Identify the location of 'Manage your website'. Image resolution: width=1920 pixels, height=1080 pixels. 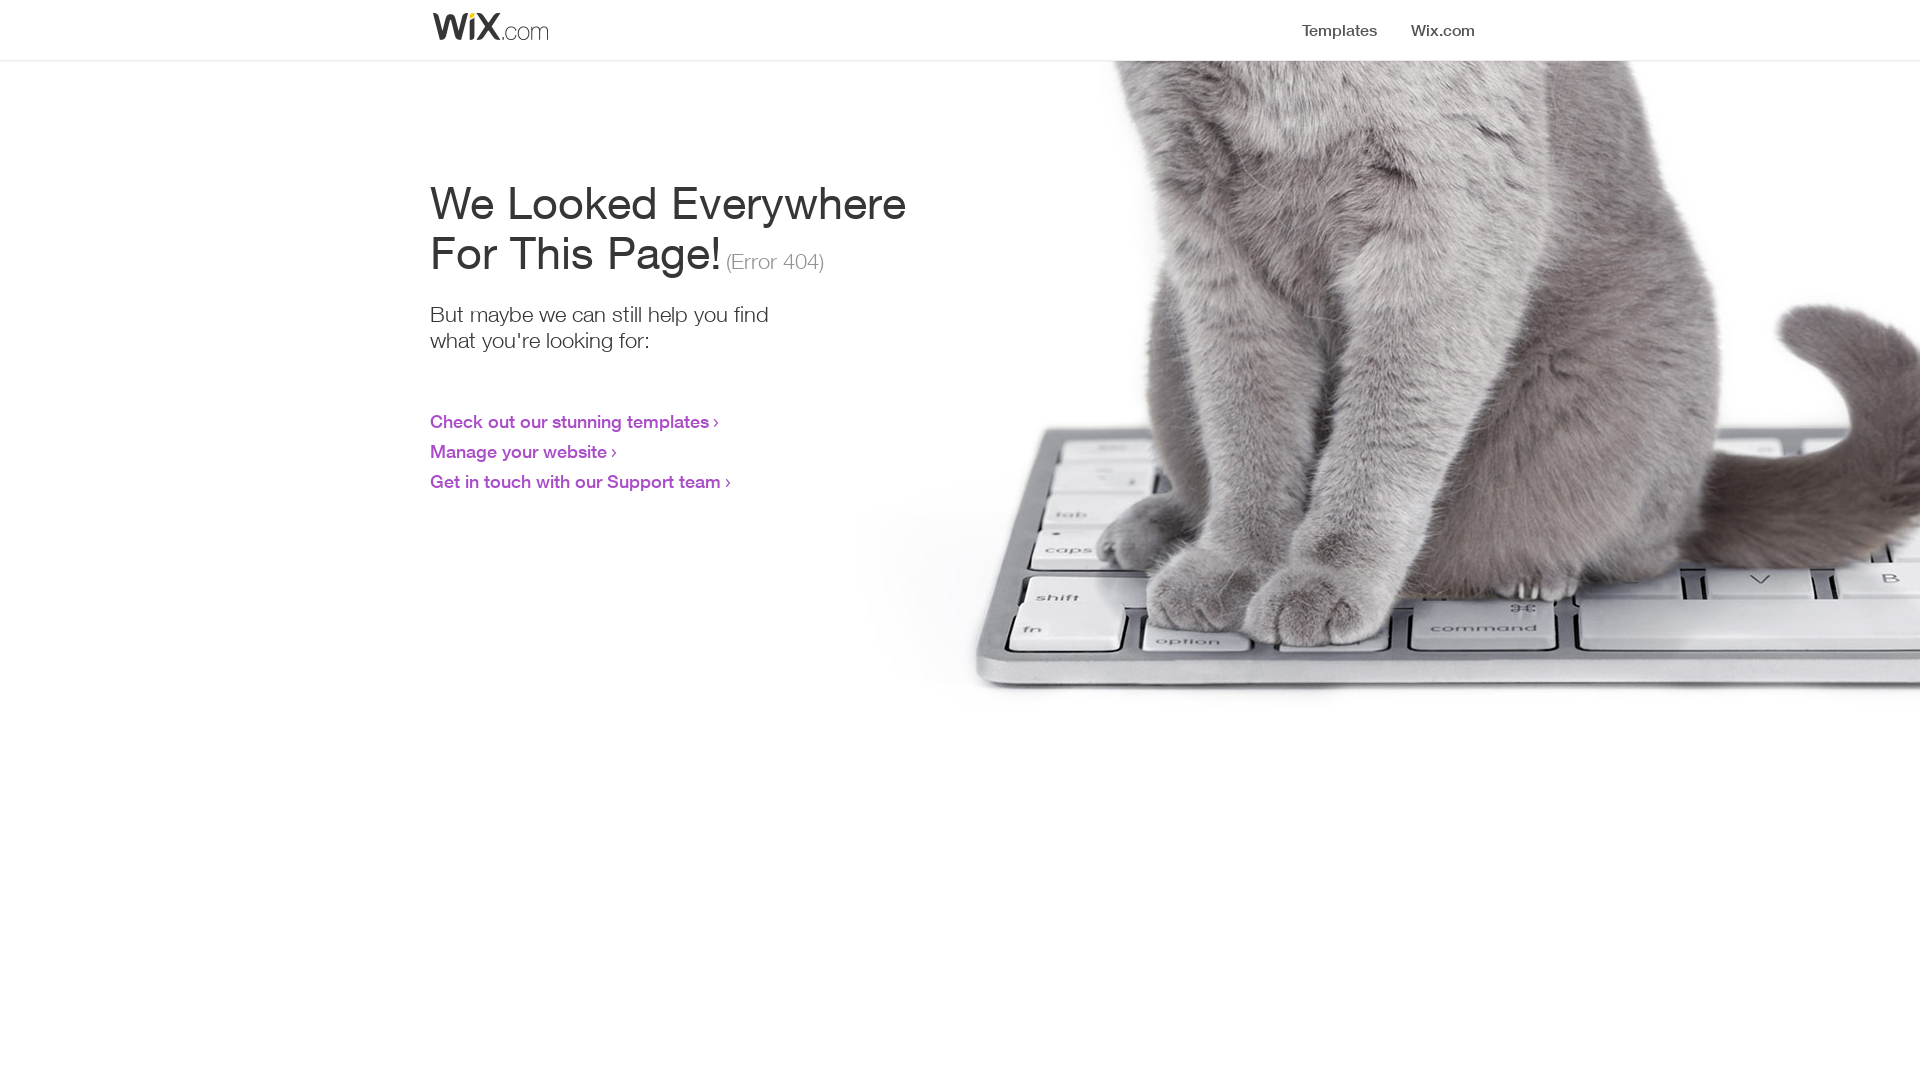
(518, 451).